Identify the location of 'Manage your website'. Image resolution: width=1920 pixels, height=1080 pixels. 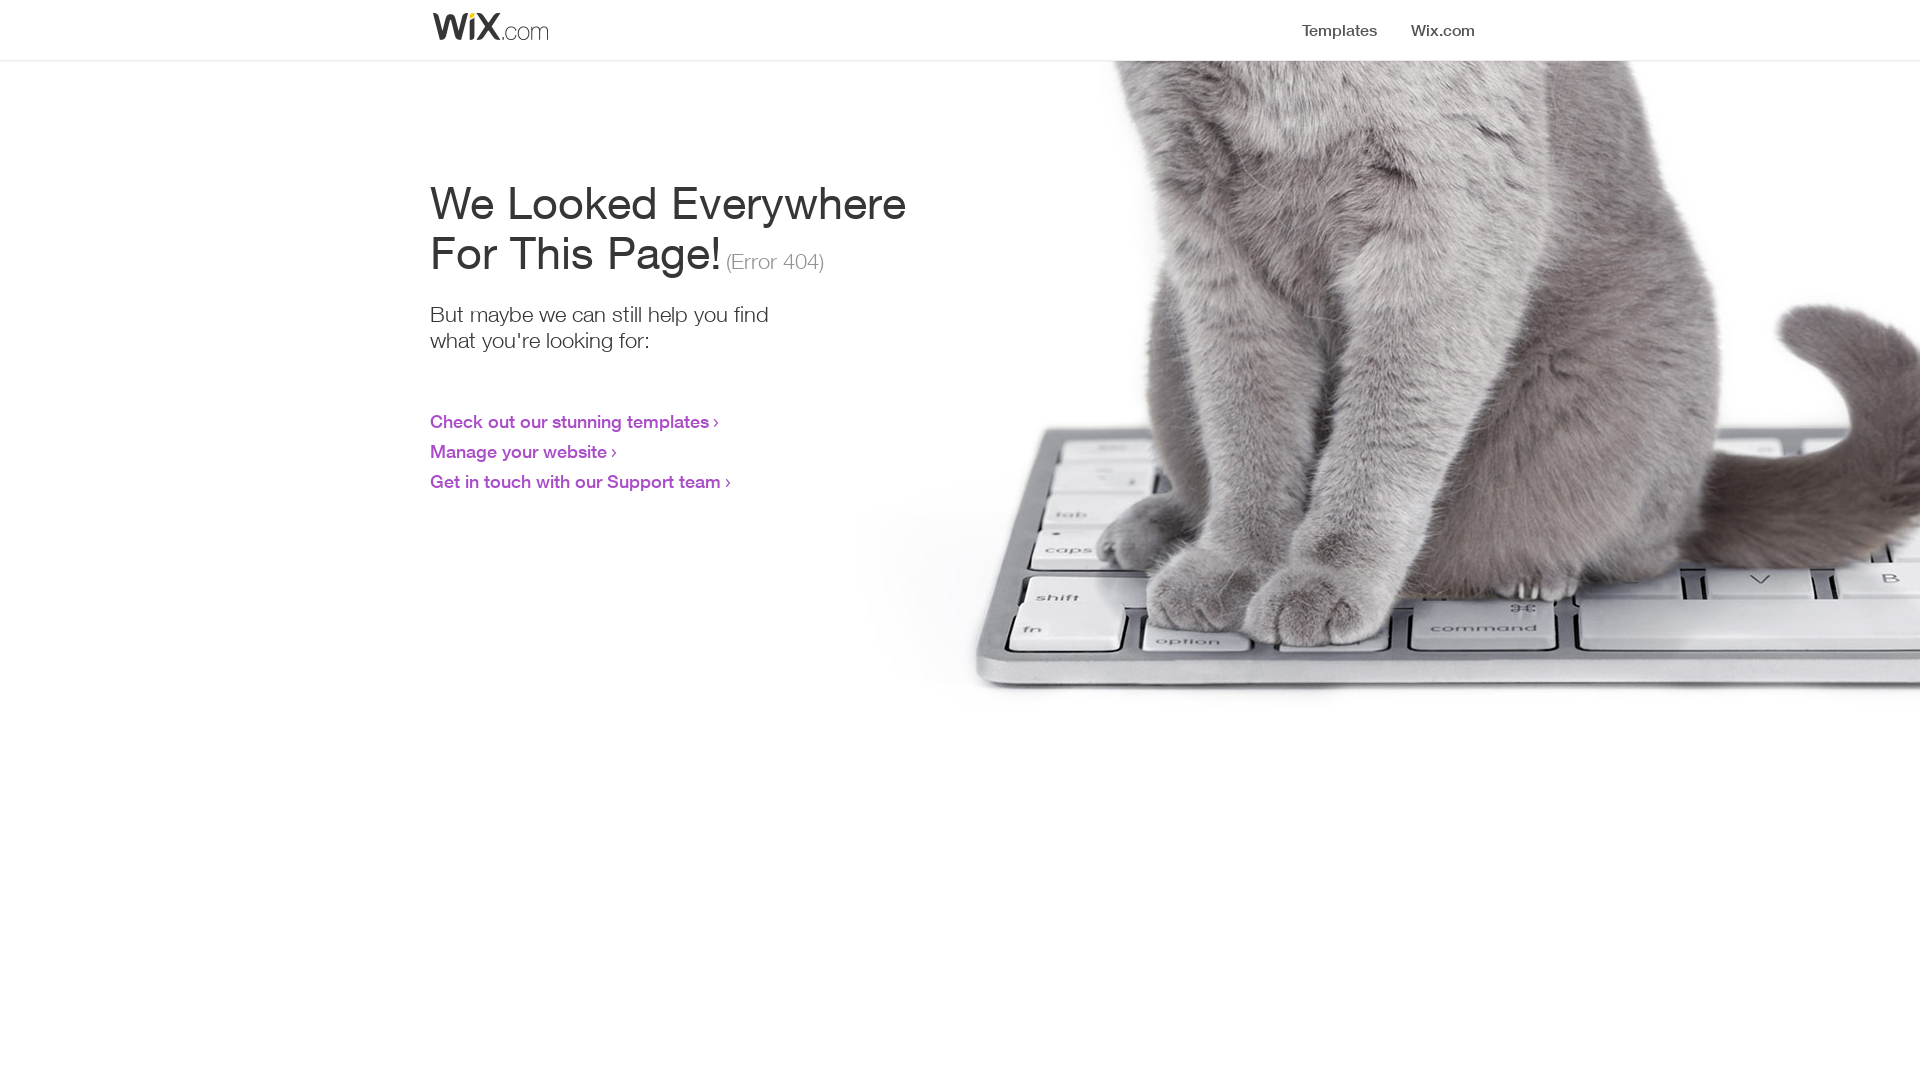
(518, 451).